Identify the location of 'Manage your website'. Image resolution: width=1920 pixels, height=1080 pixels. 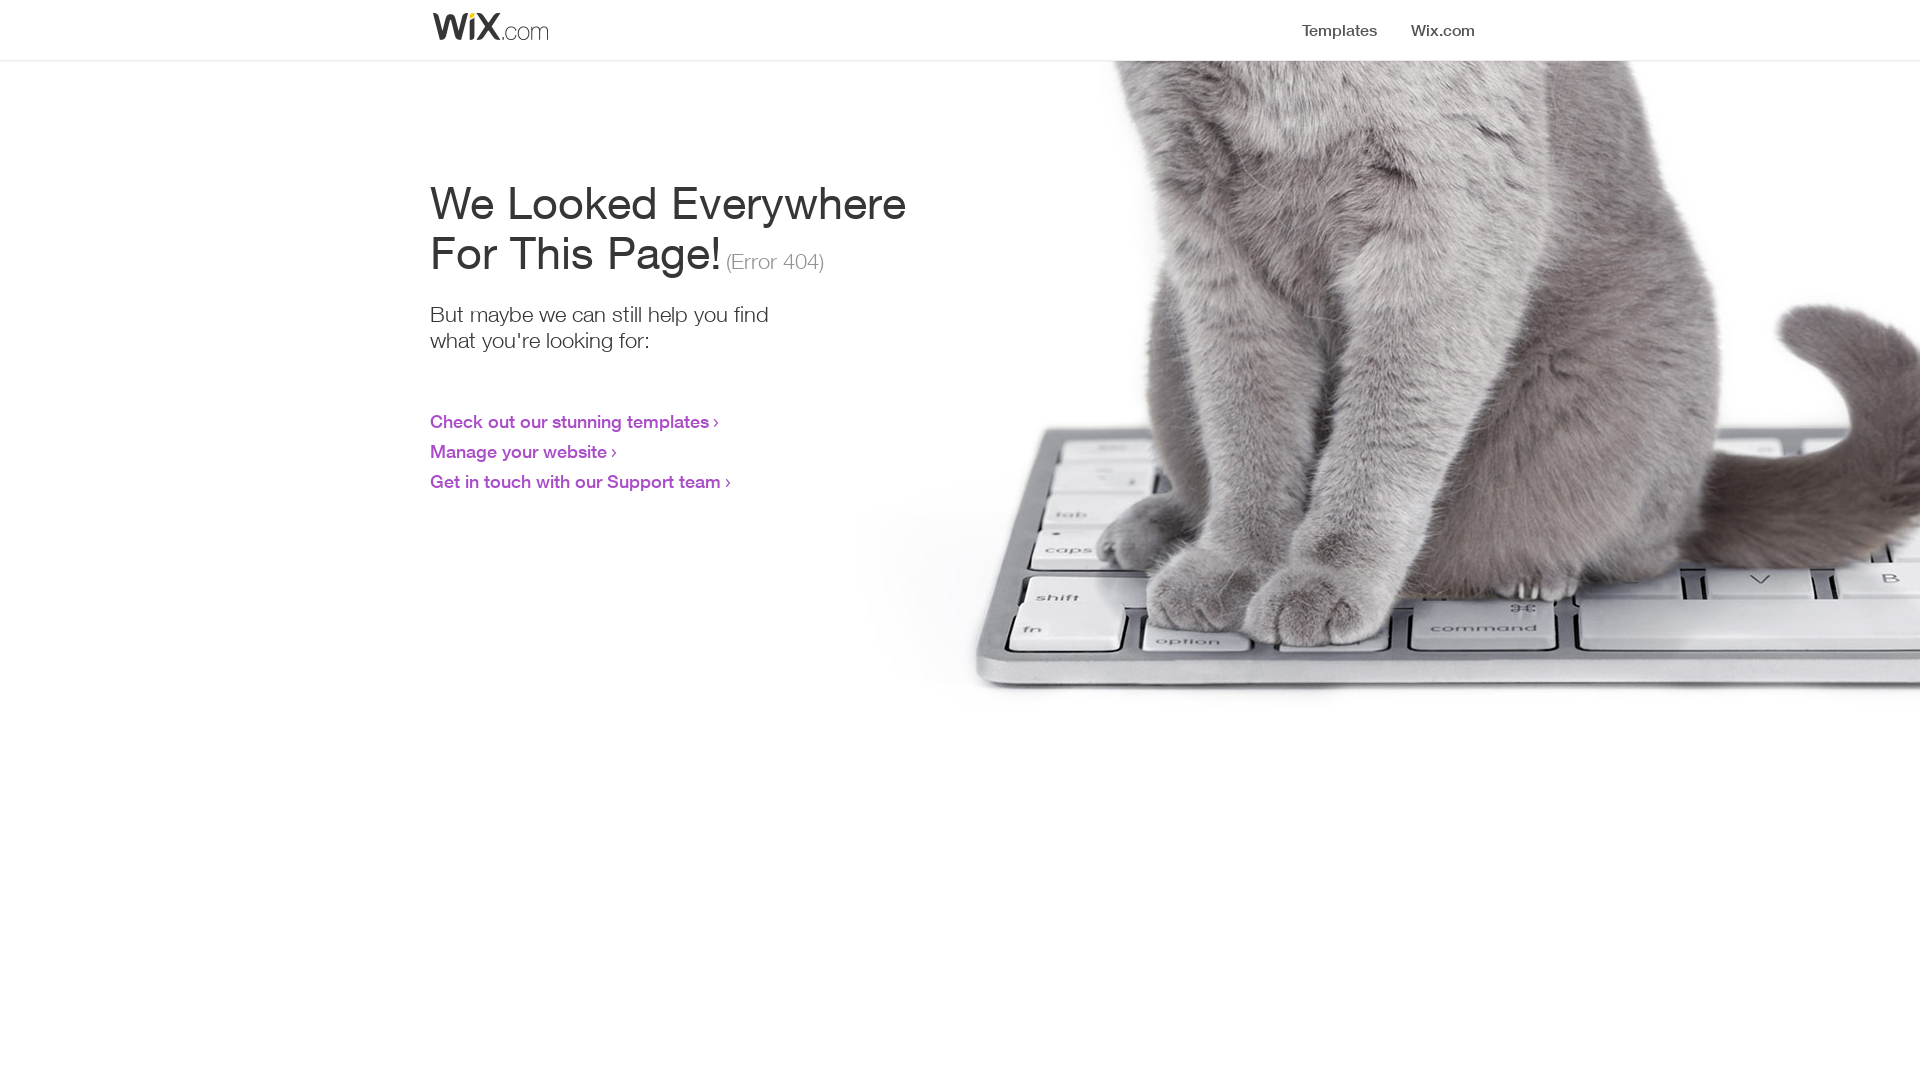
(518, 451).